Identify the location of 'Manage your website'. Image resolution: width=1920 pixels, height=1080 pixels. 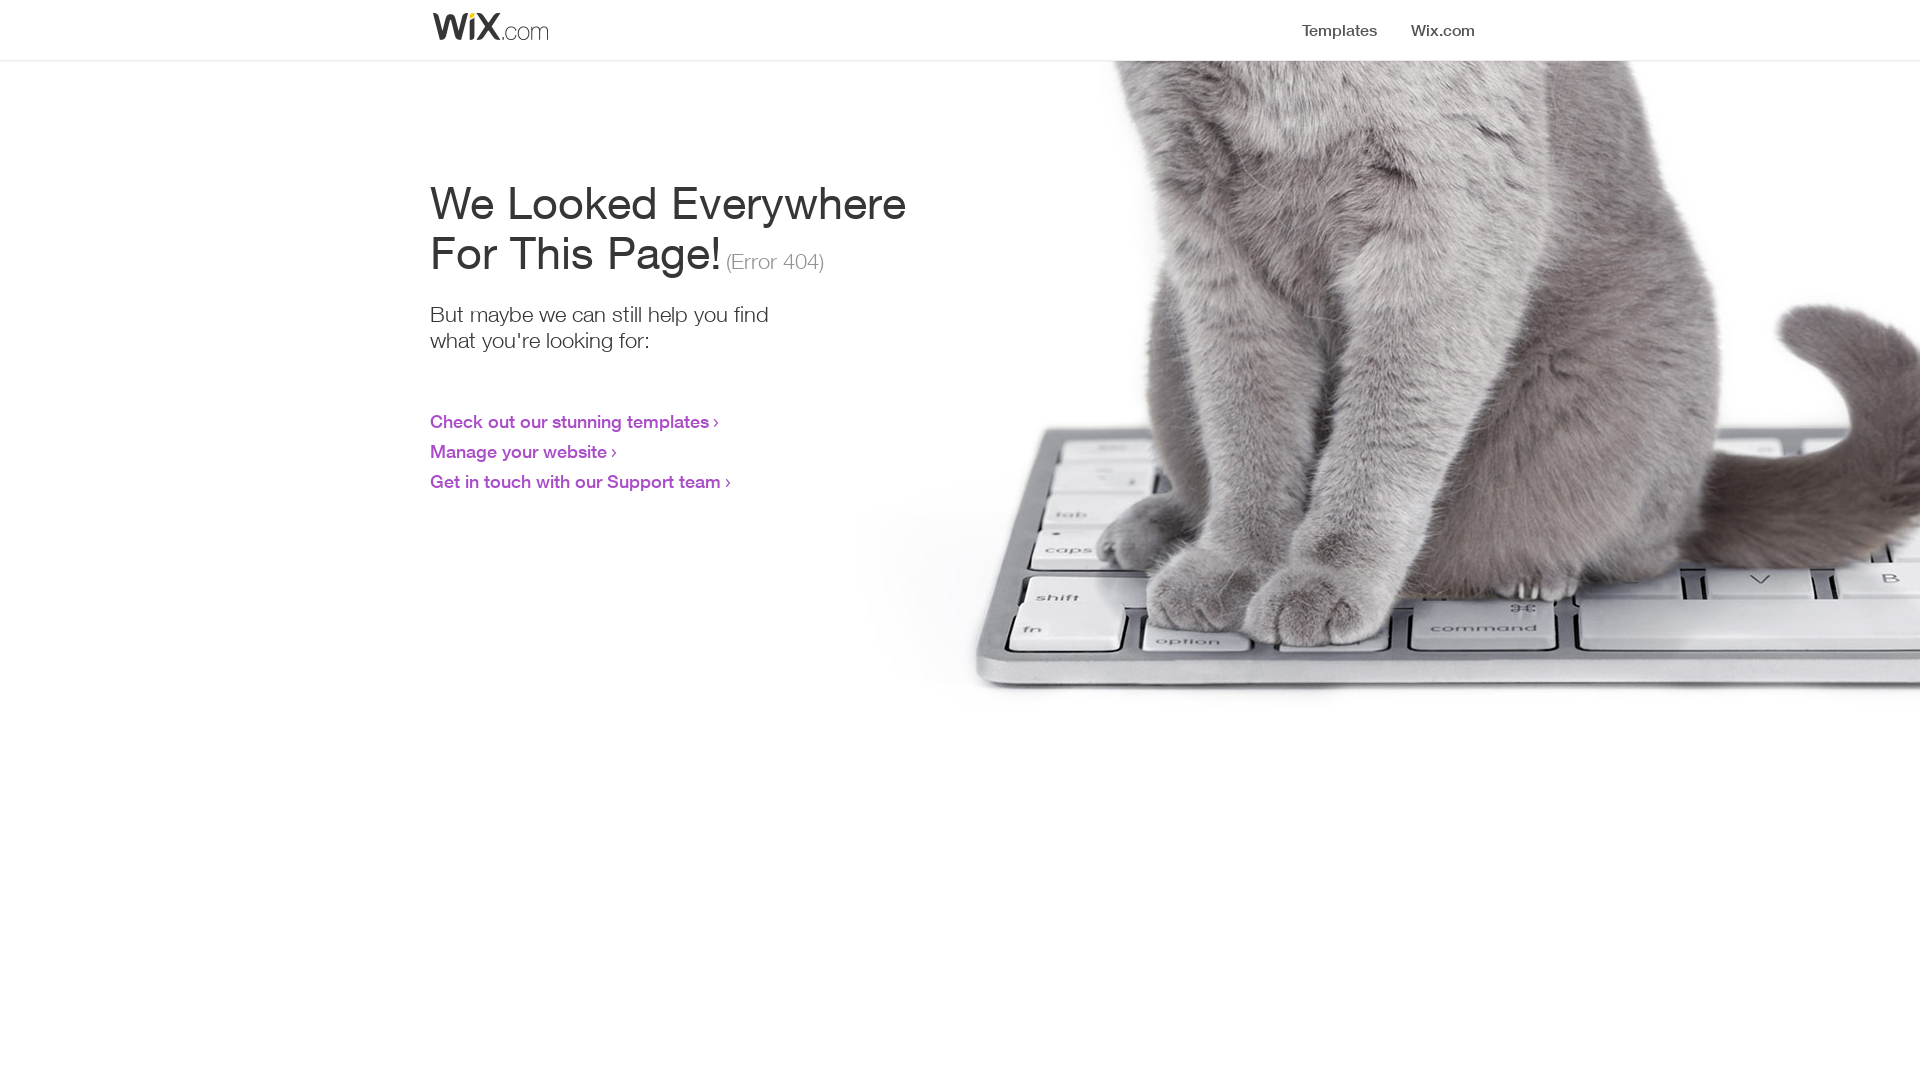
(518, 451).